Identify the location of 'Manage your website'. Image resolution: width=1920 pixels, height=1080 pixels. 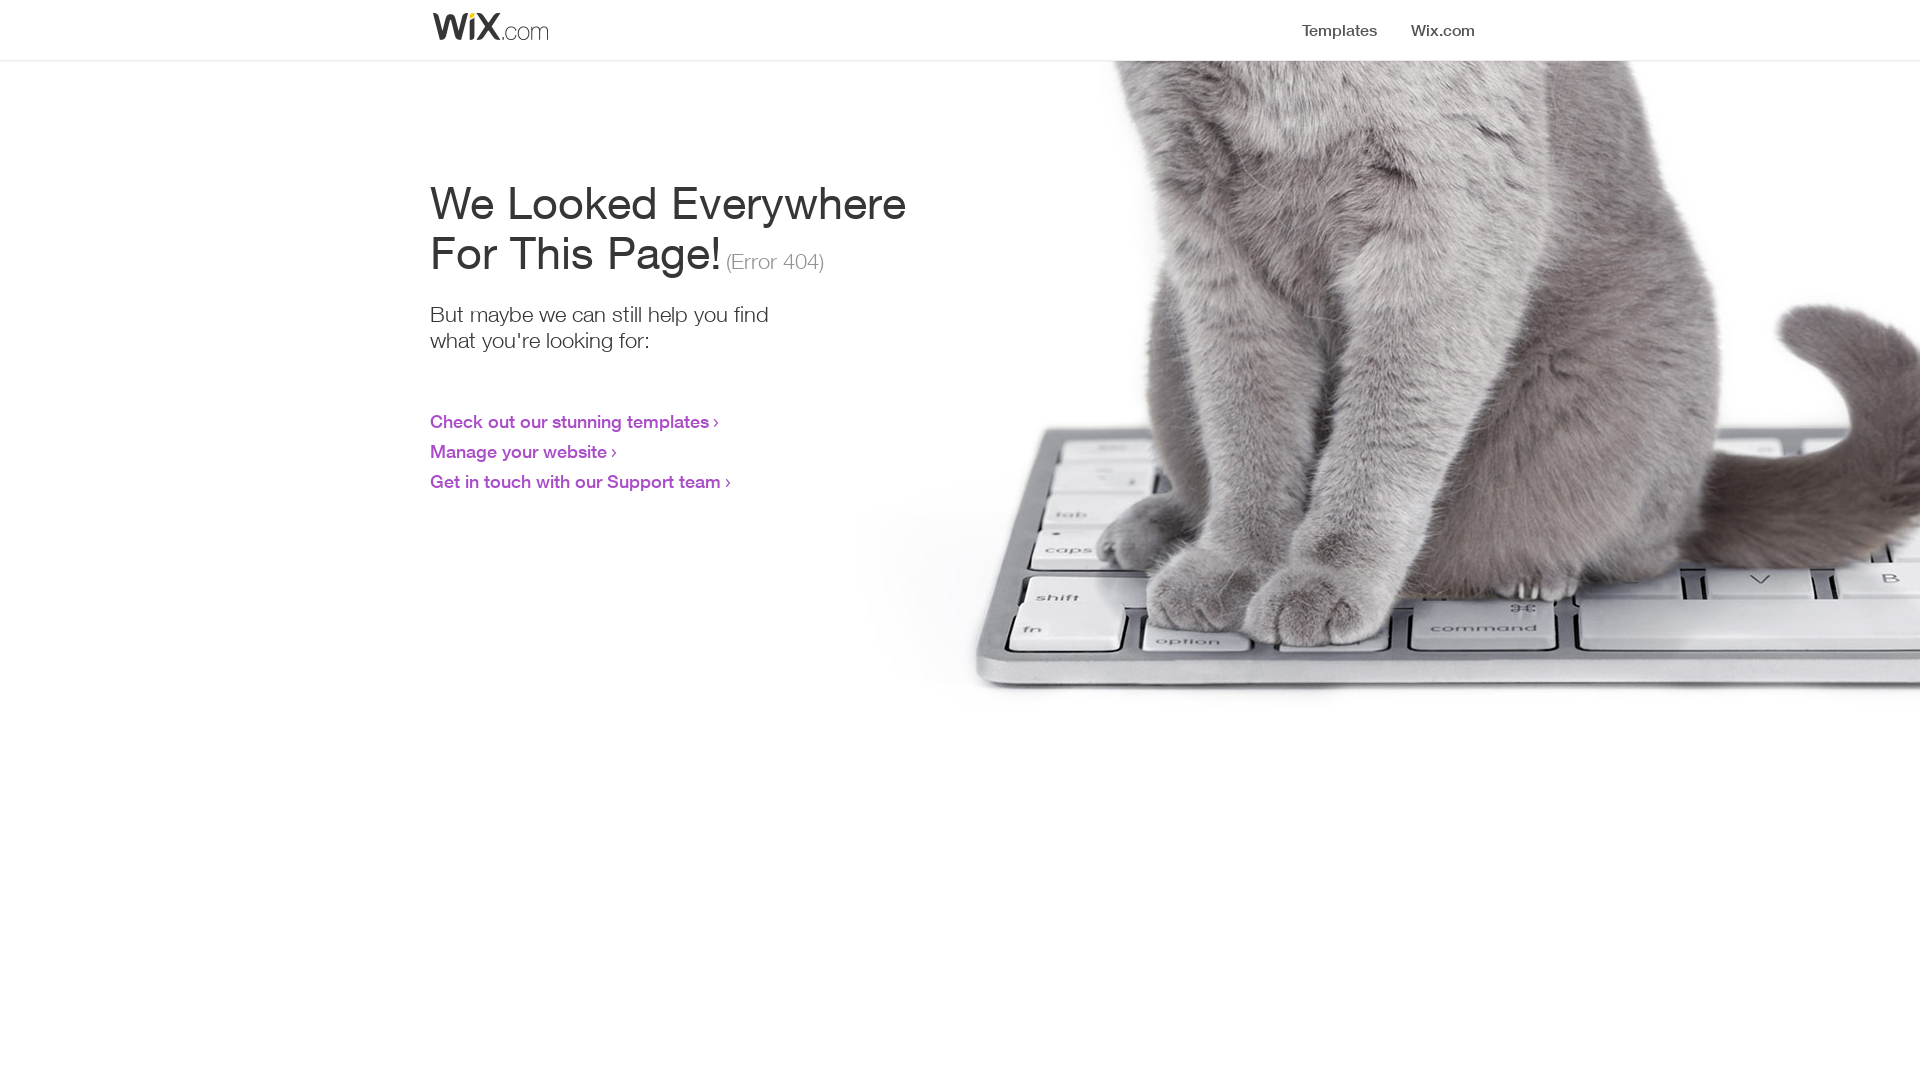
(518, 451).